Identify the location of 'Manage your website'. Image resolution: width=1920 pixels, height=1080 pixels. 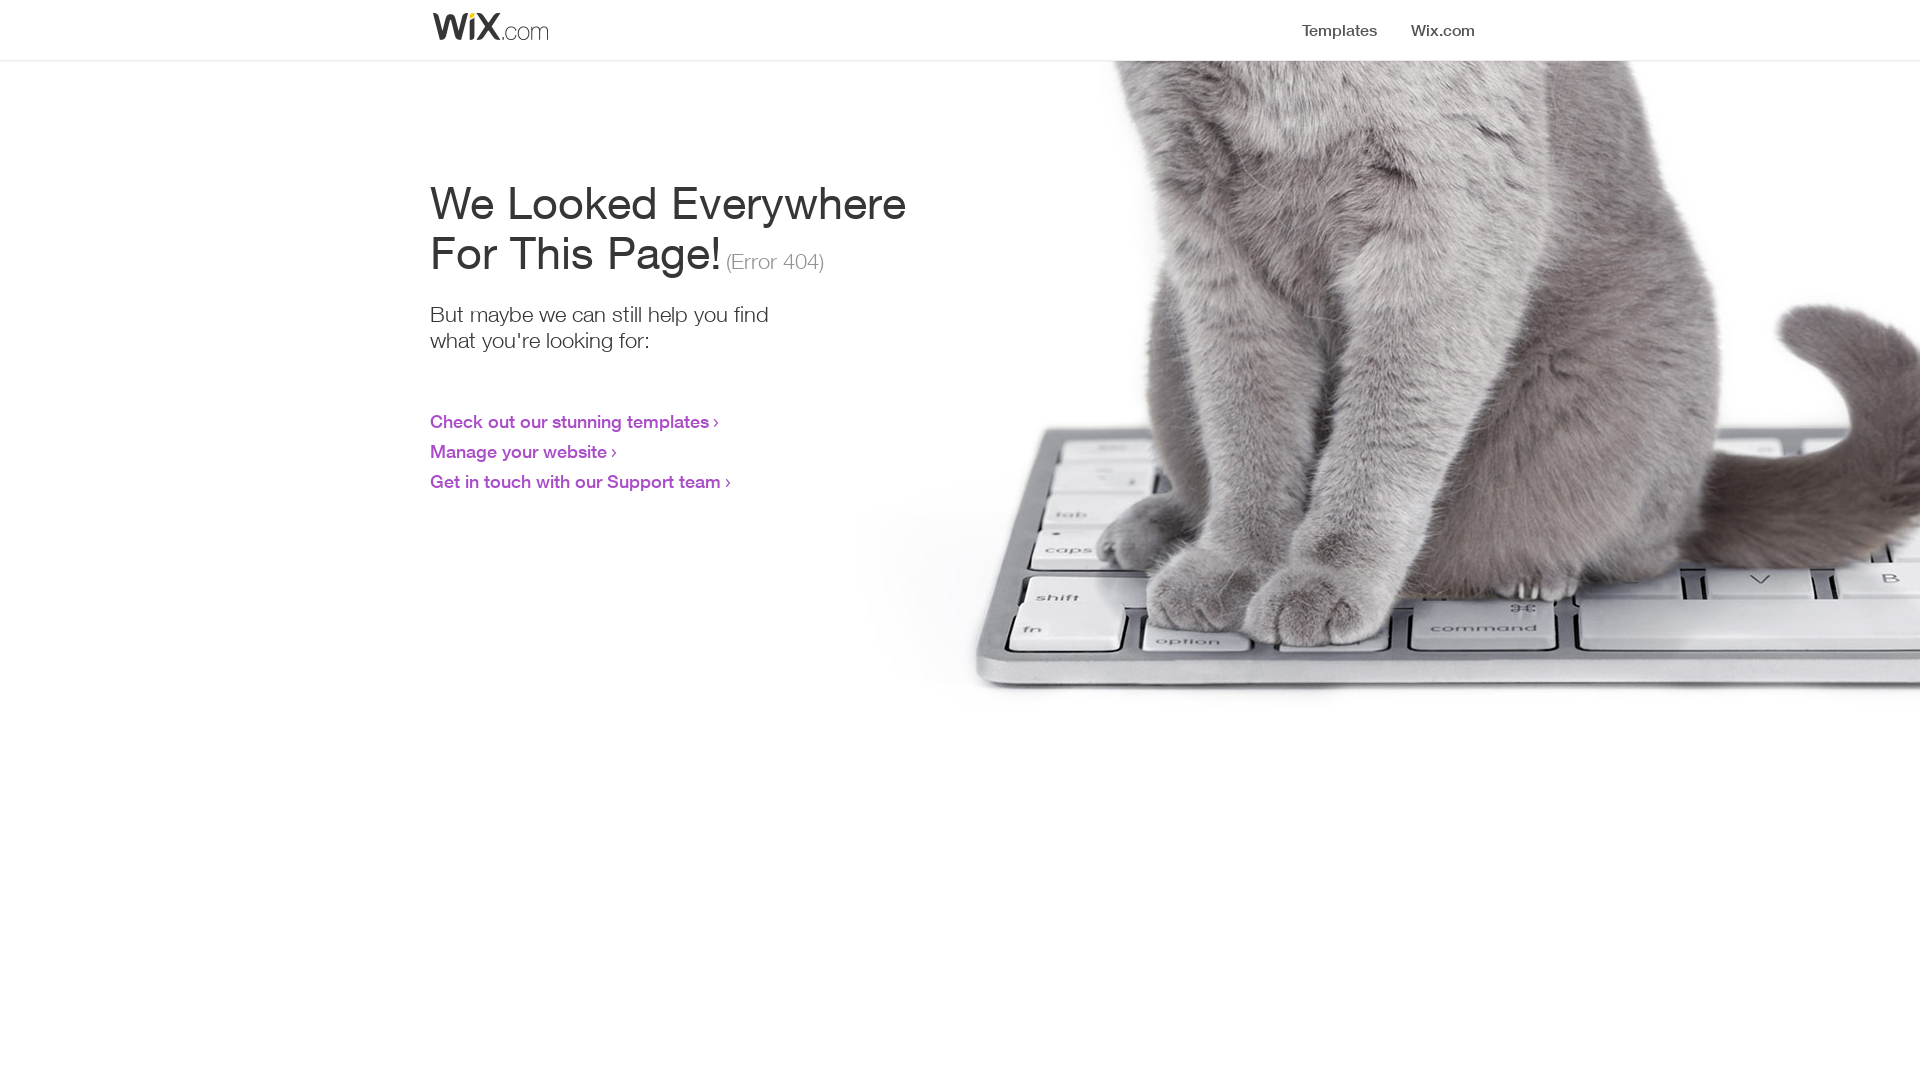
(518, 451).